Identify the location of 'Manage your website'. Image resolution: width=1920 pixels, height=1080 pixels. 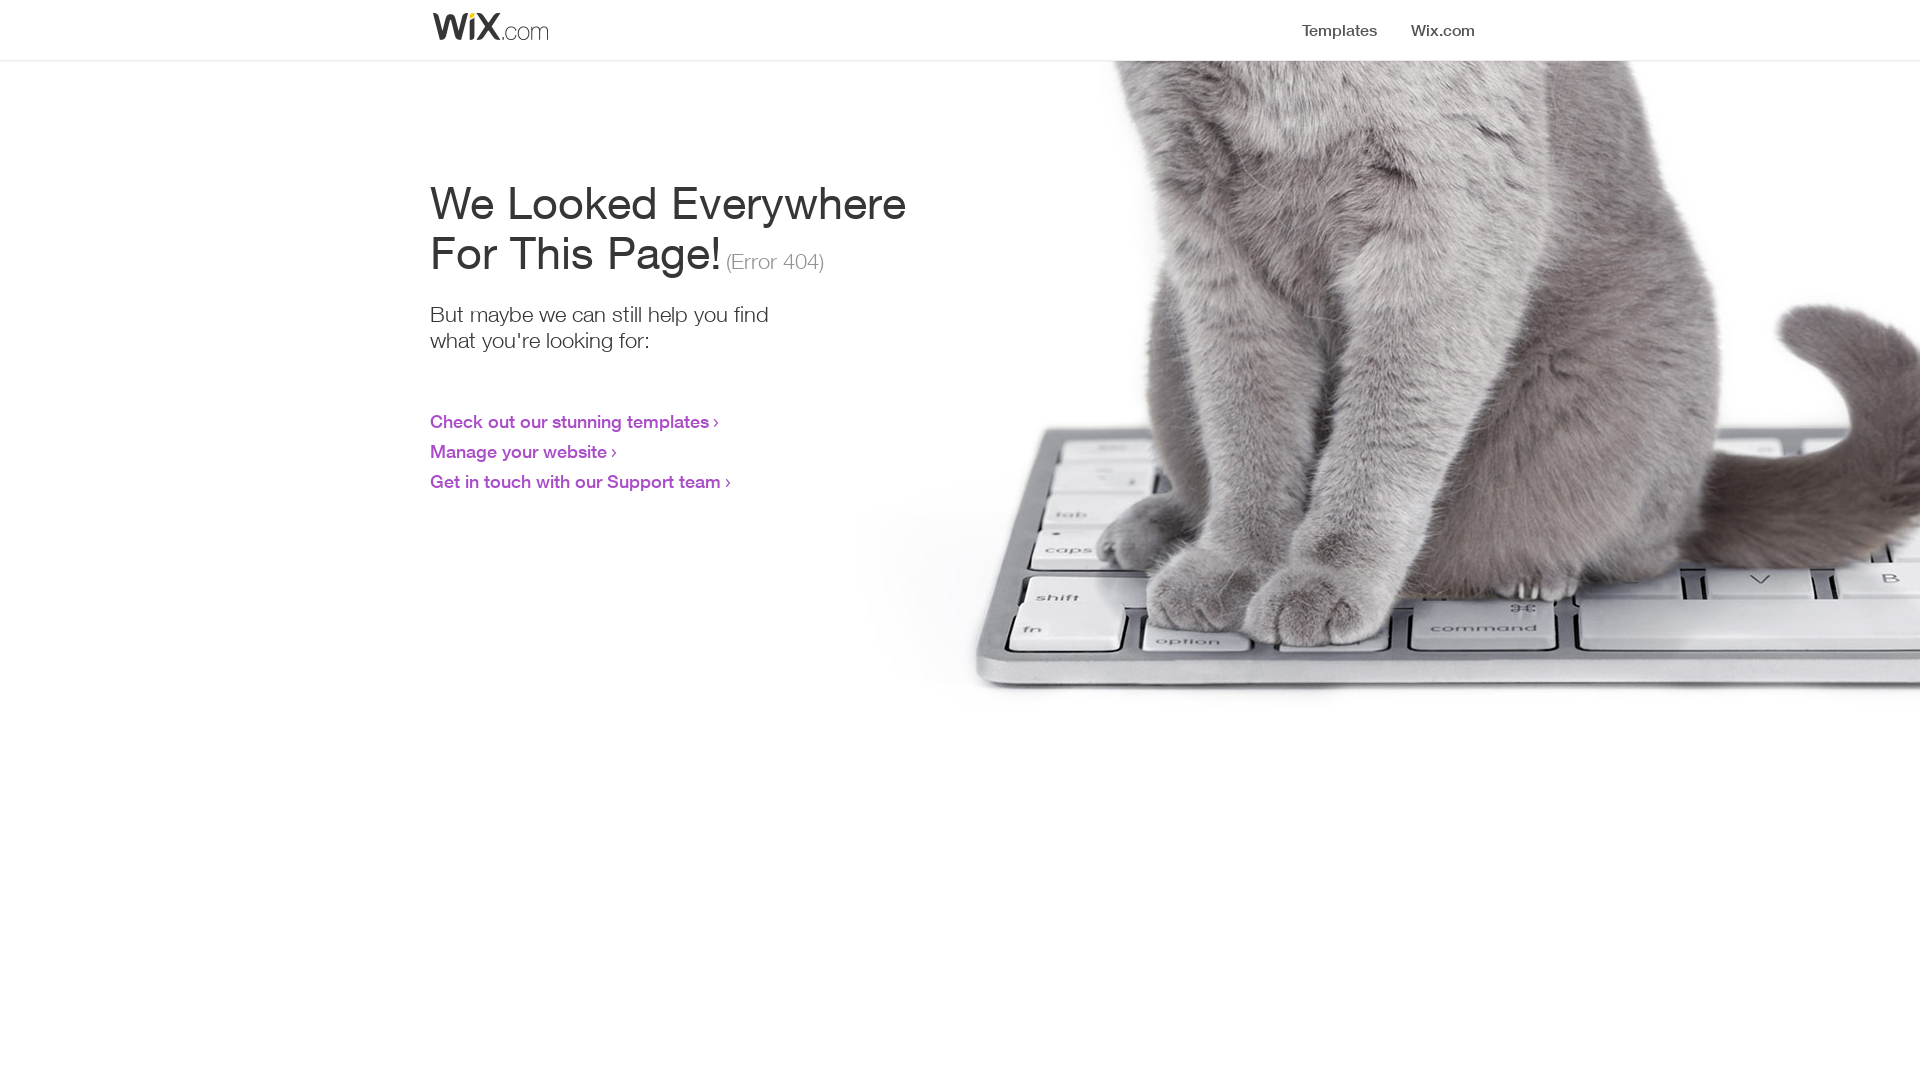
(518, 451).